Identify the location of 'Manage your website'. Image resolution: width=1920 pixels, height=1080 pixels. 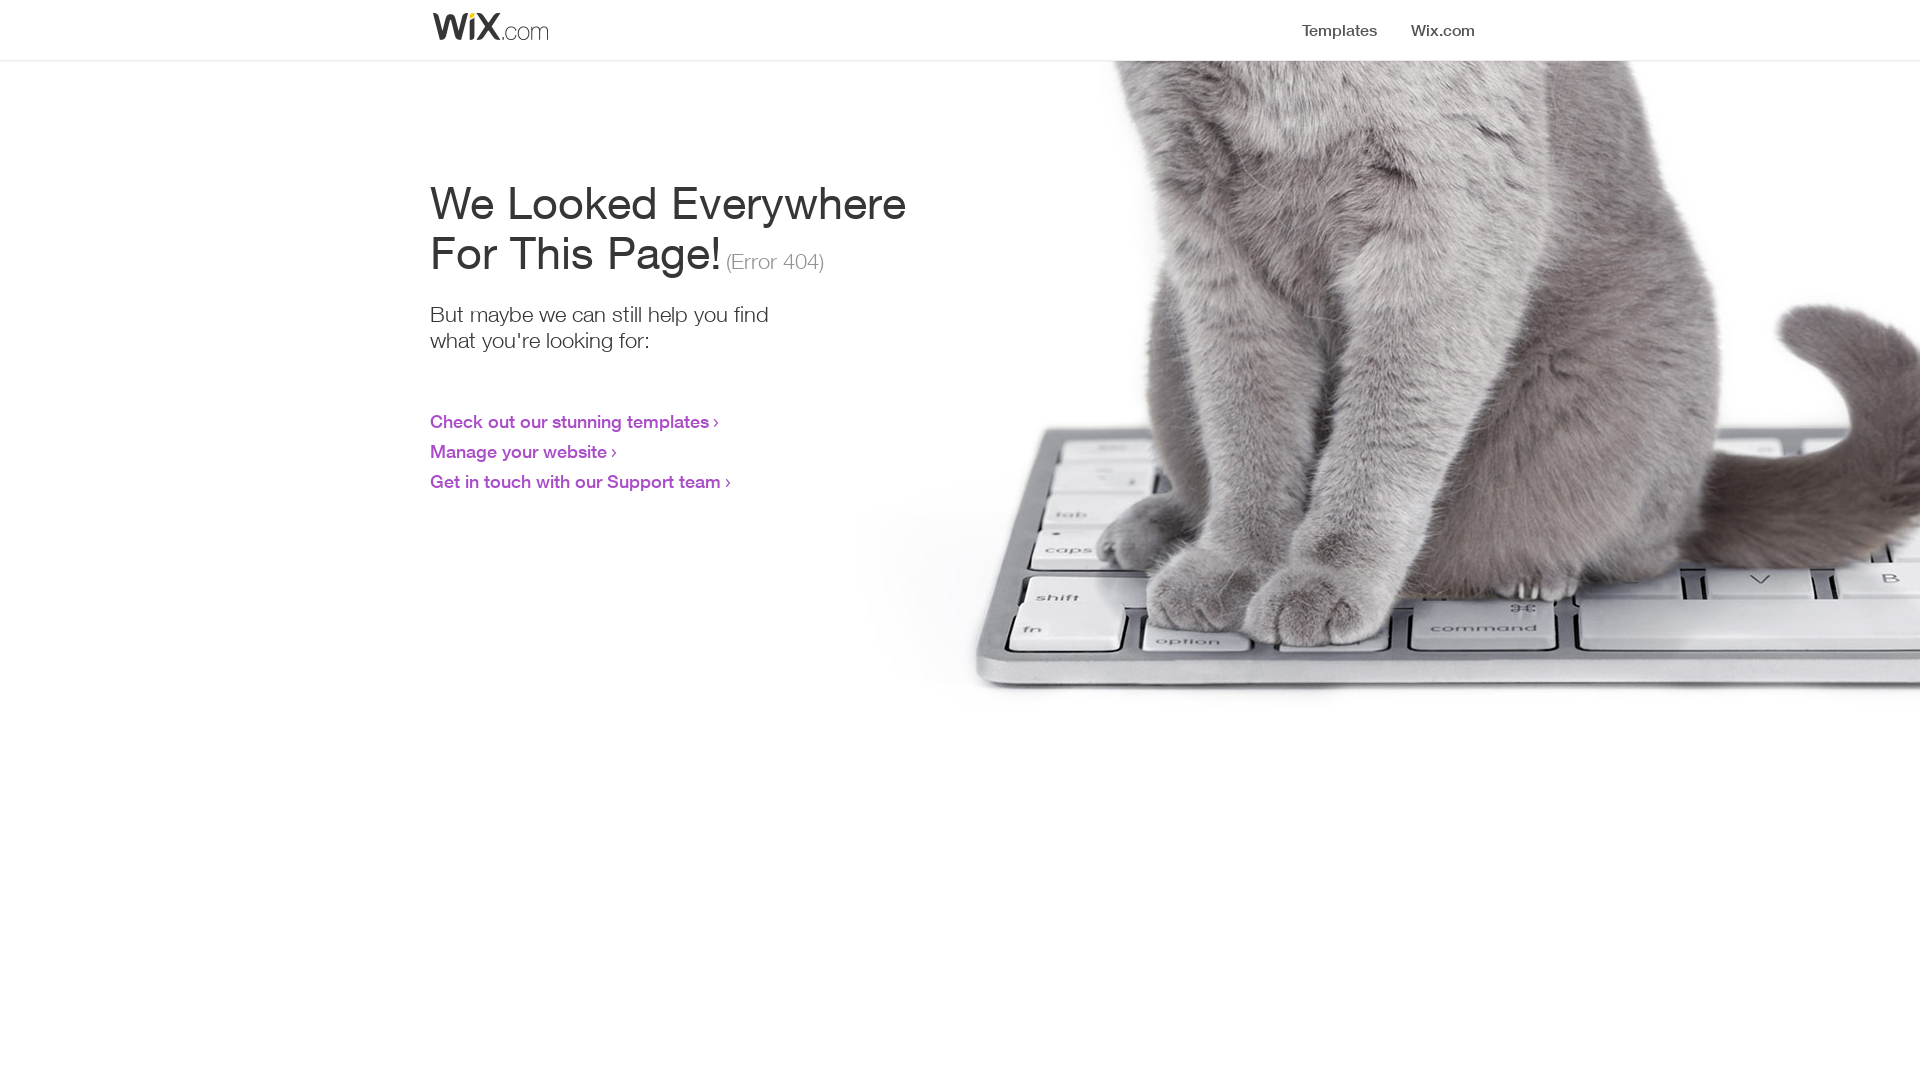
(518, 451).